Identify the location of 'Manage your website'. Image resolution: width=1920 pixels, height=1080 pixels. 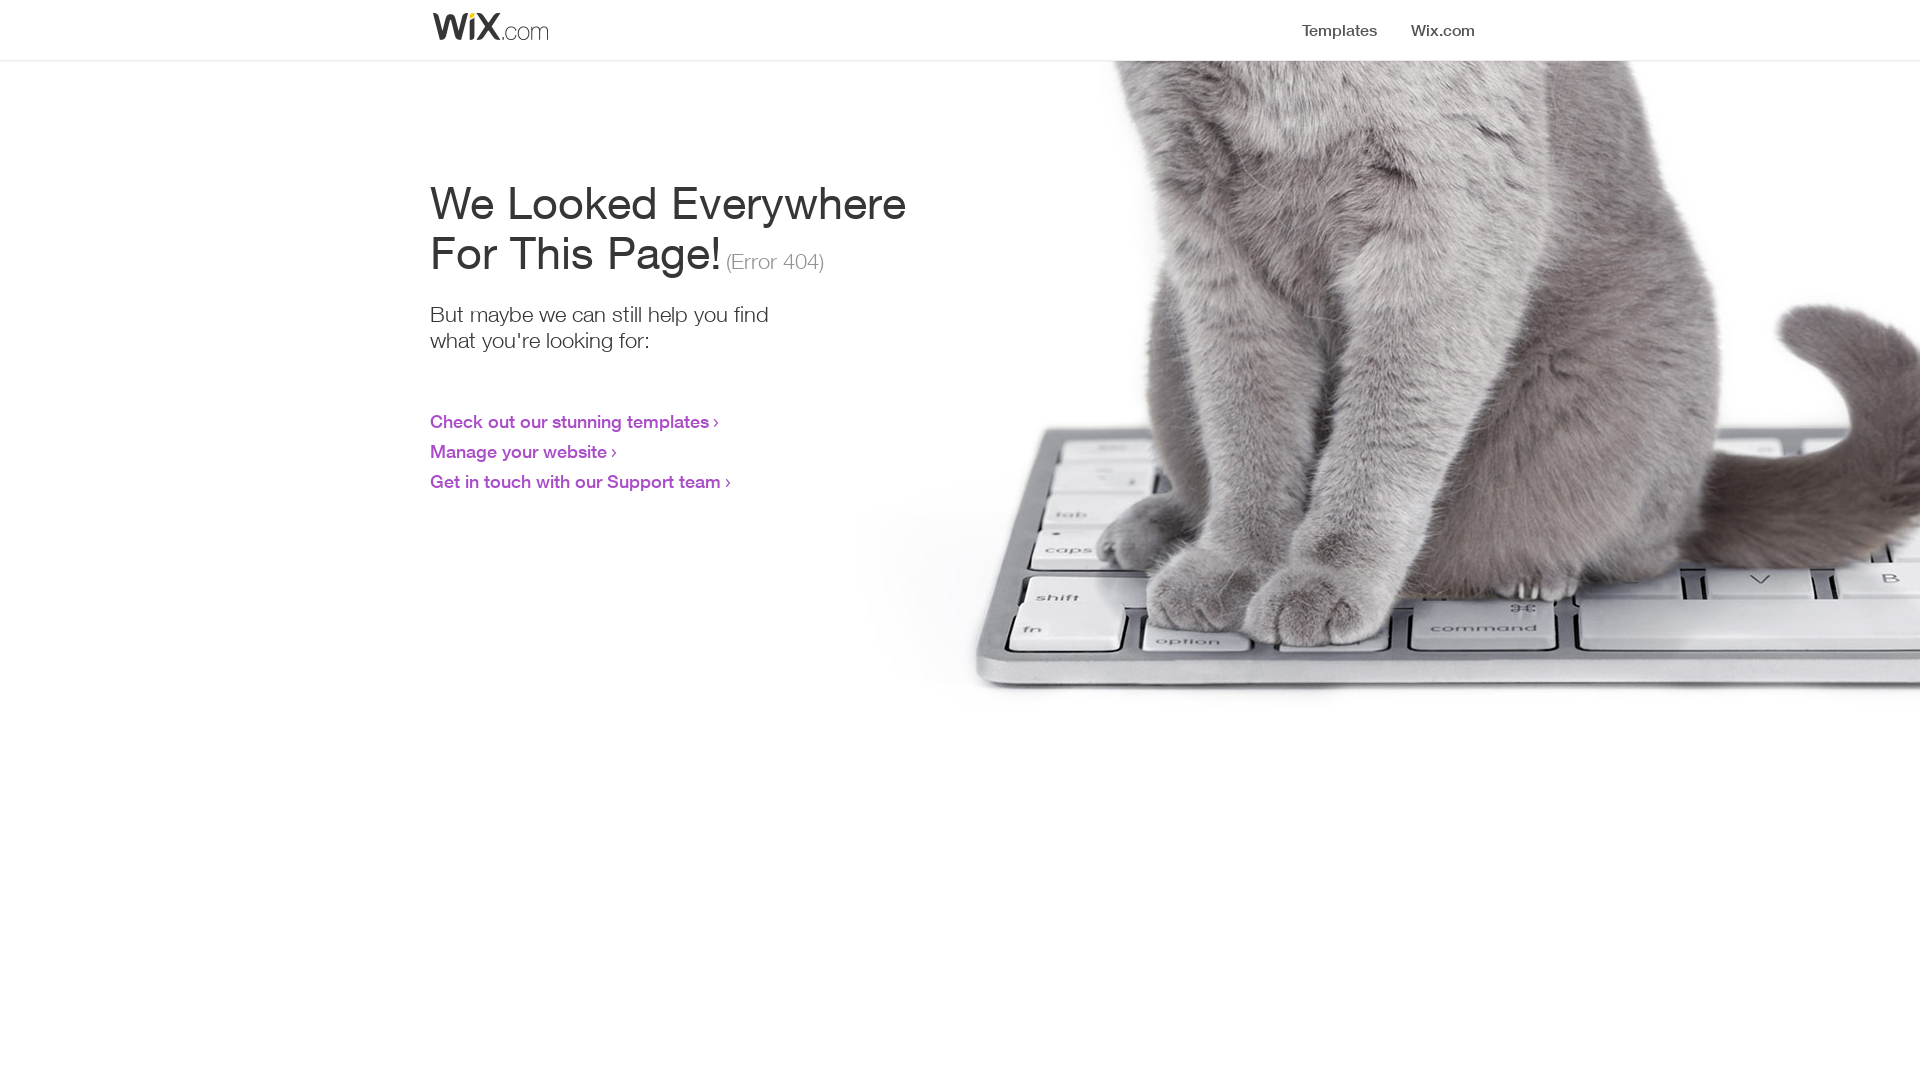
(518, 451).